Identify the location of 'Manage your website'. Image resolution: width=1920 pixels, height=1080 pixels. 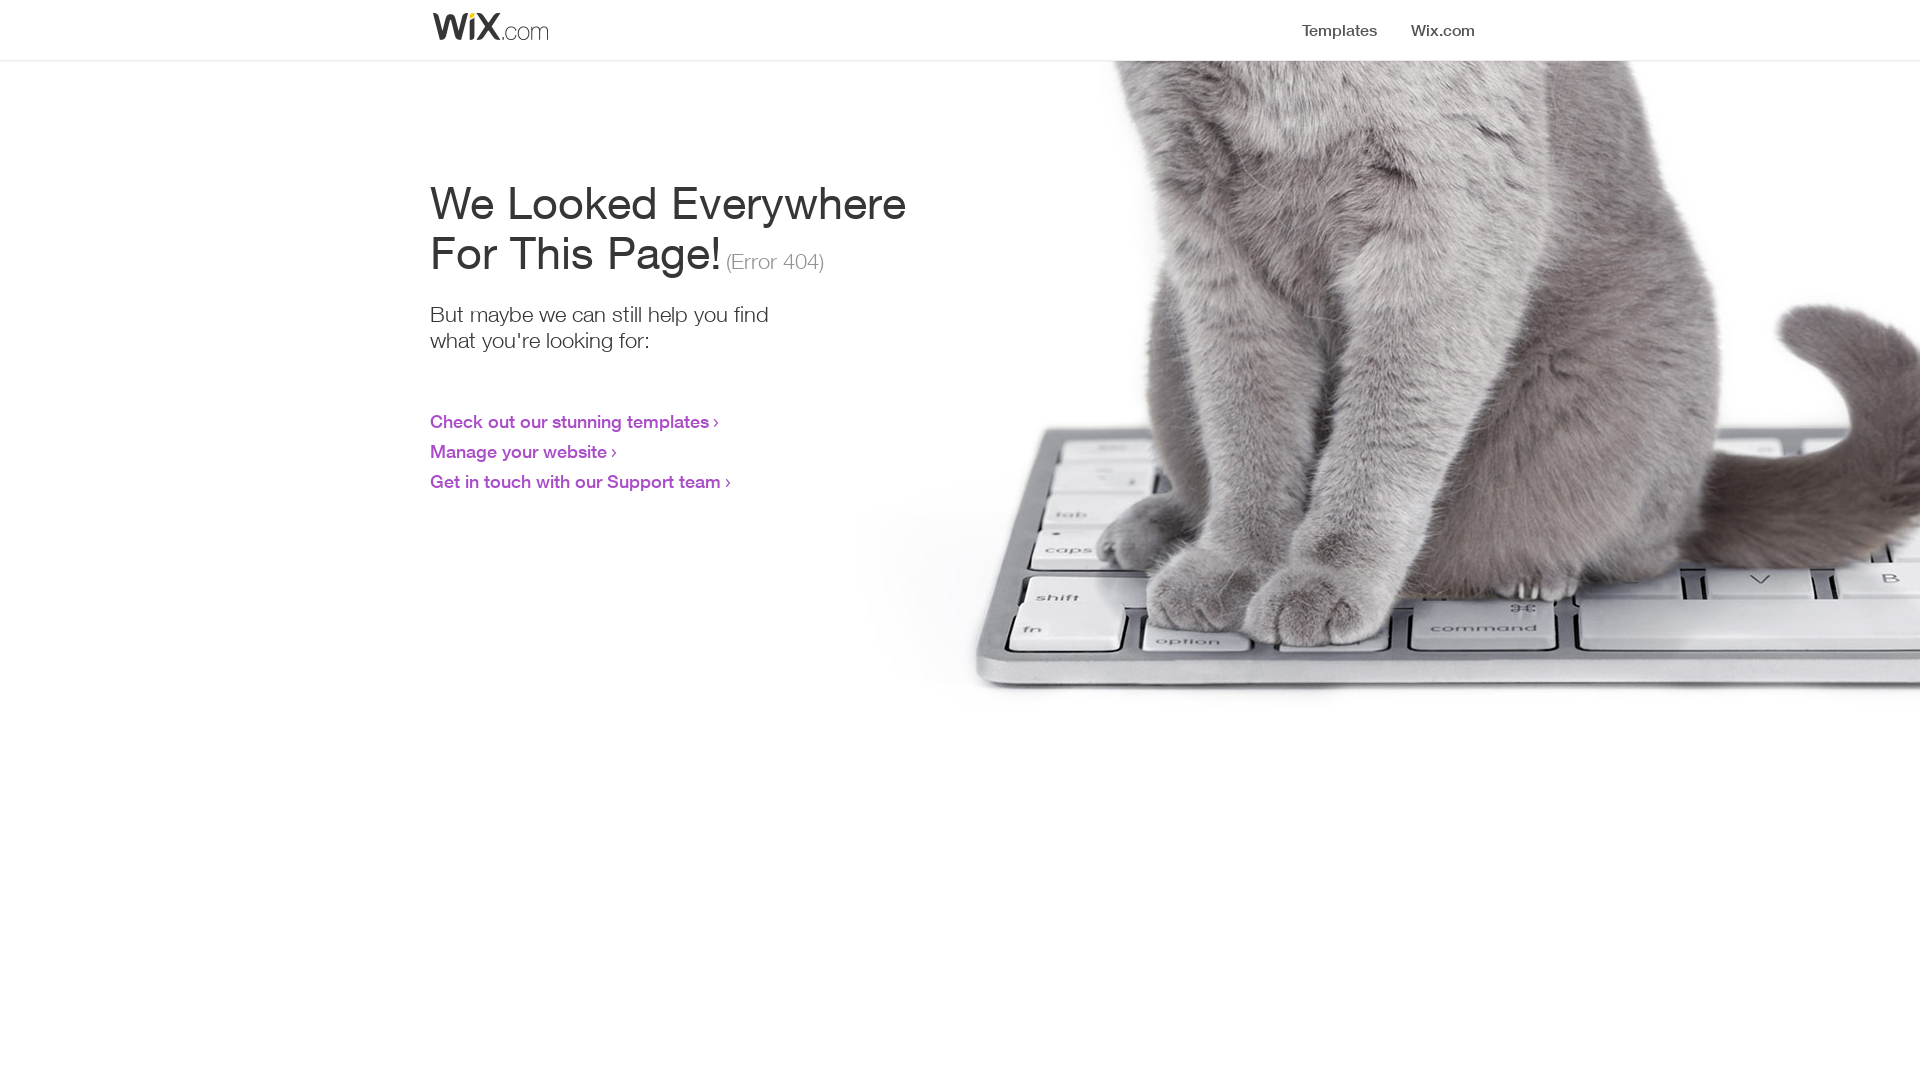
(518, 451).